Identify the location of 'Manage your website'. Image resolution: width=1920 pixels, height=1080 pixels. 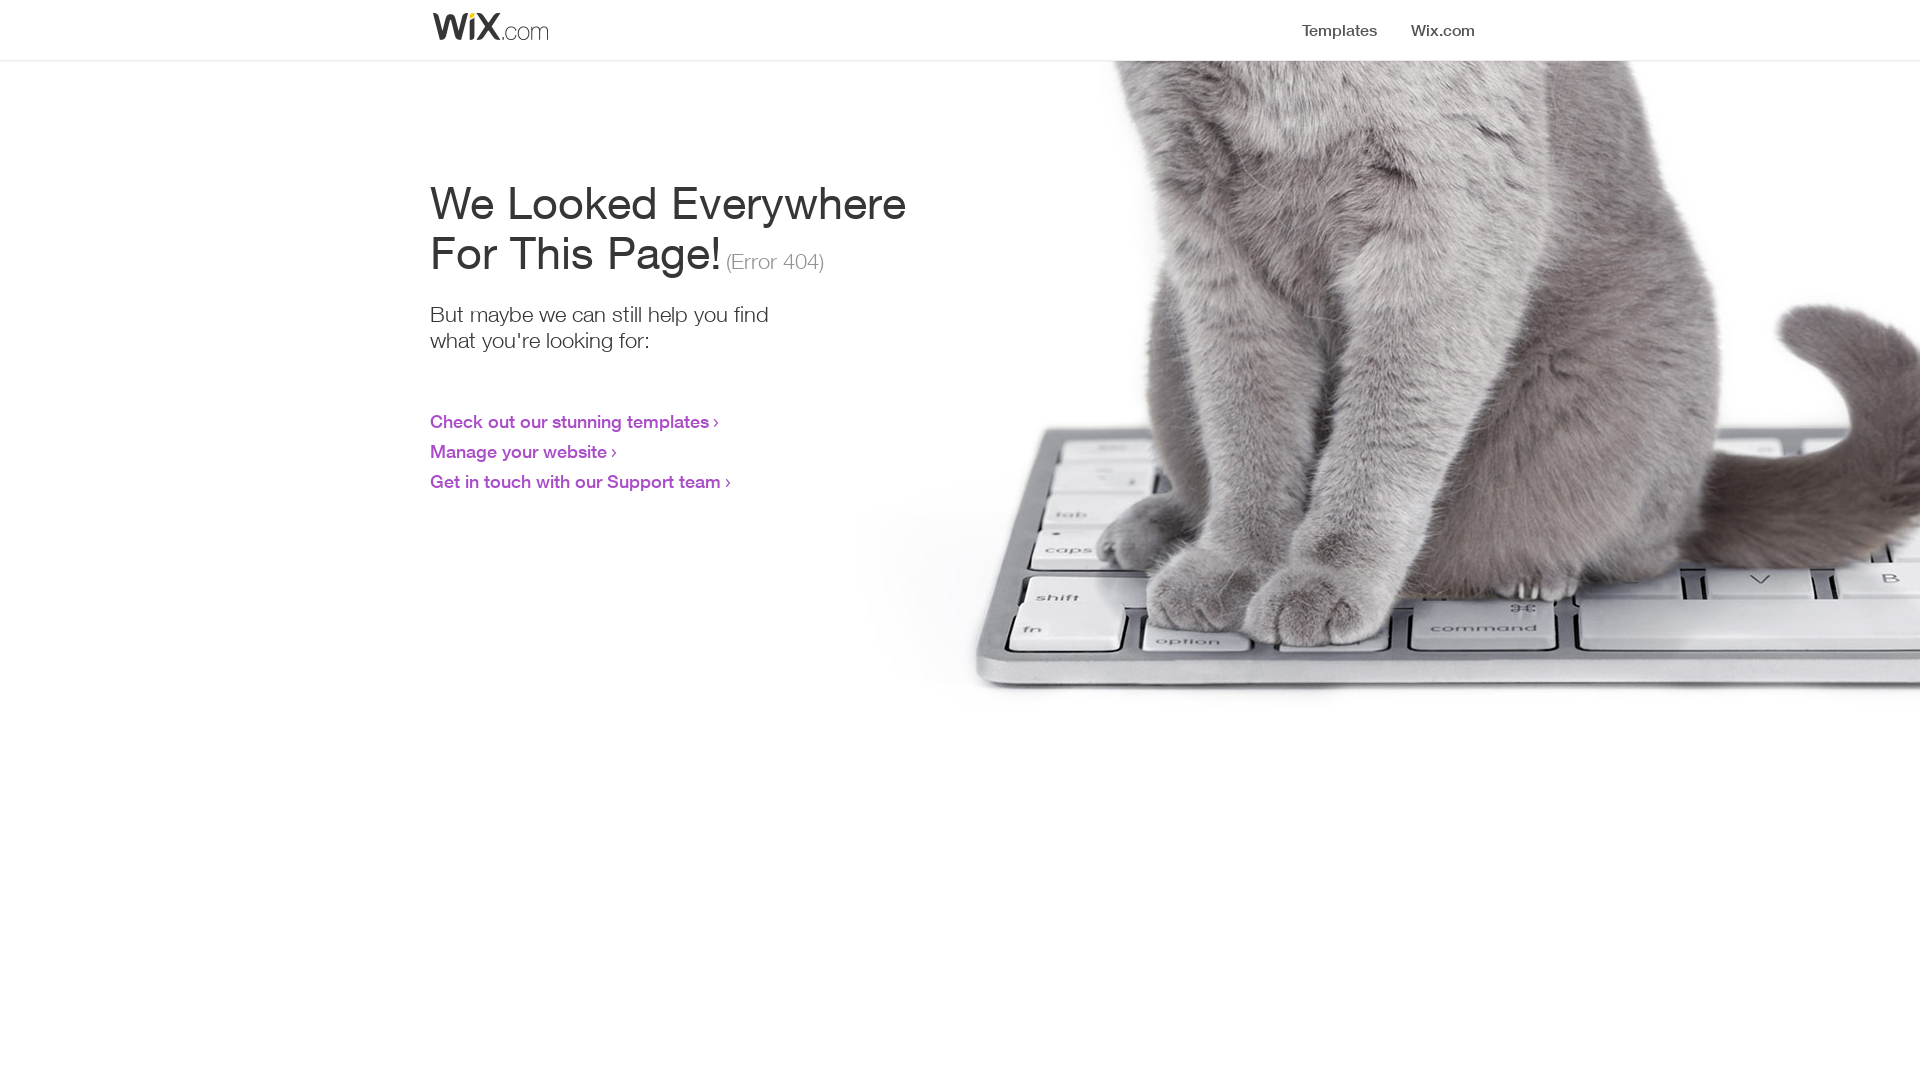
(518, 451).